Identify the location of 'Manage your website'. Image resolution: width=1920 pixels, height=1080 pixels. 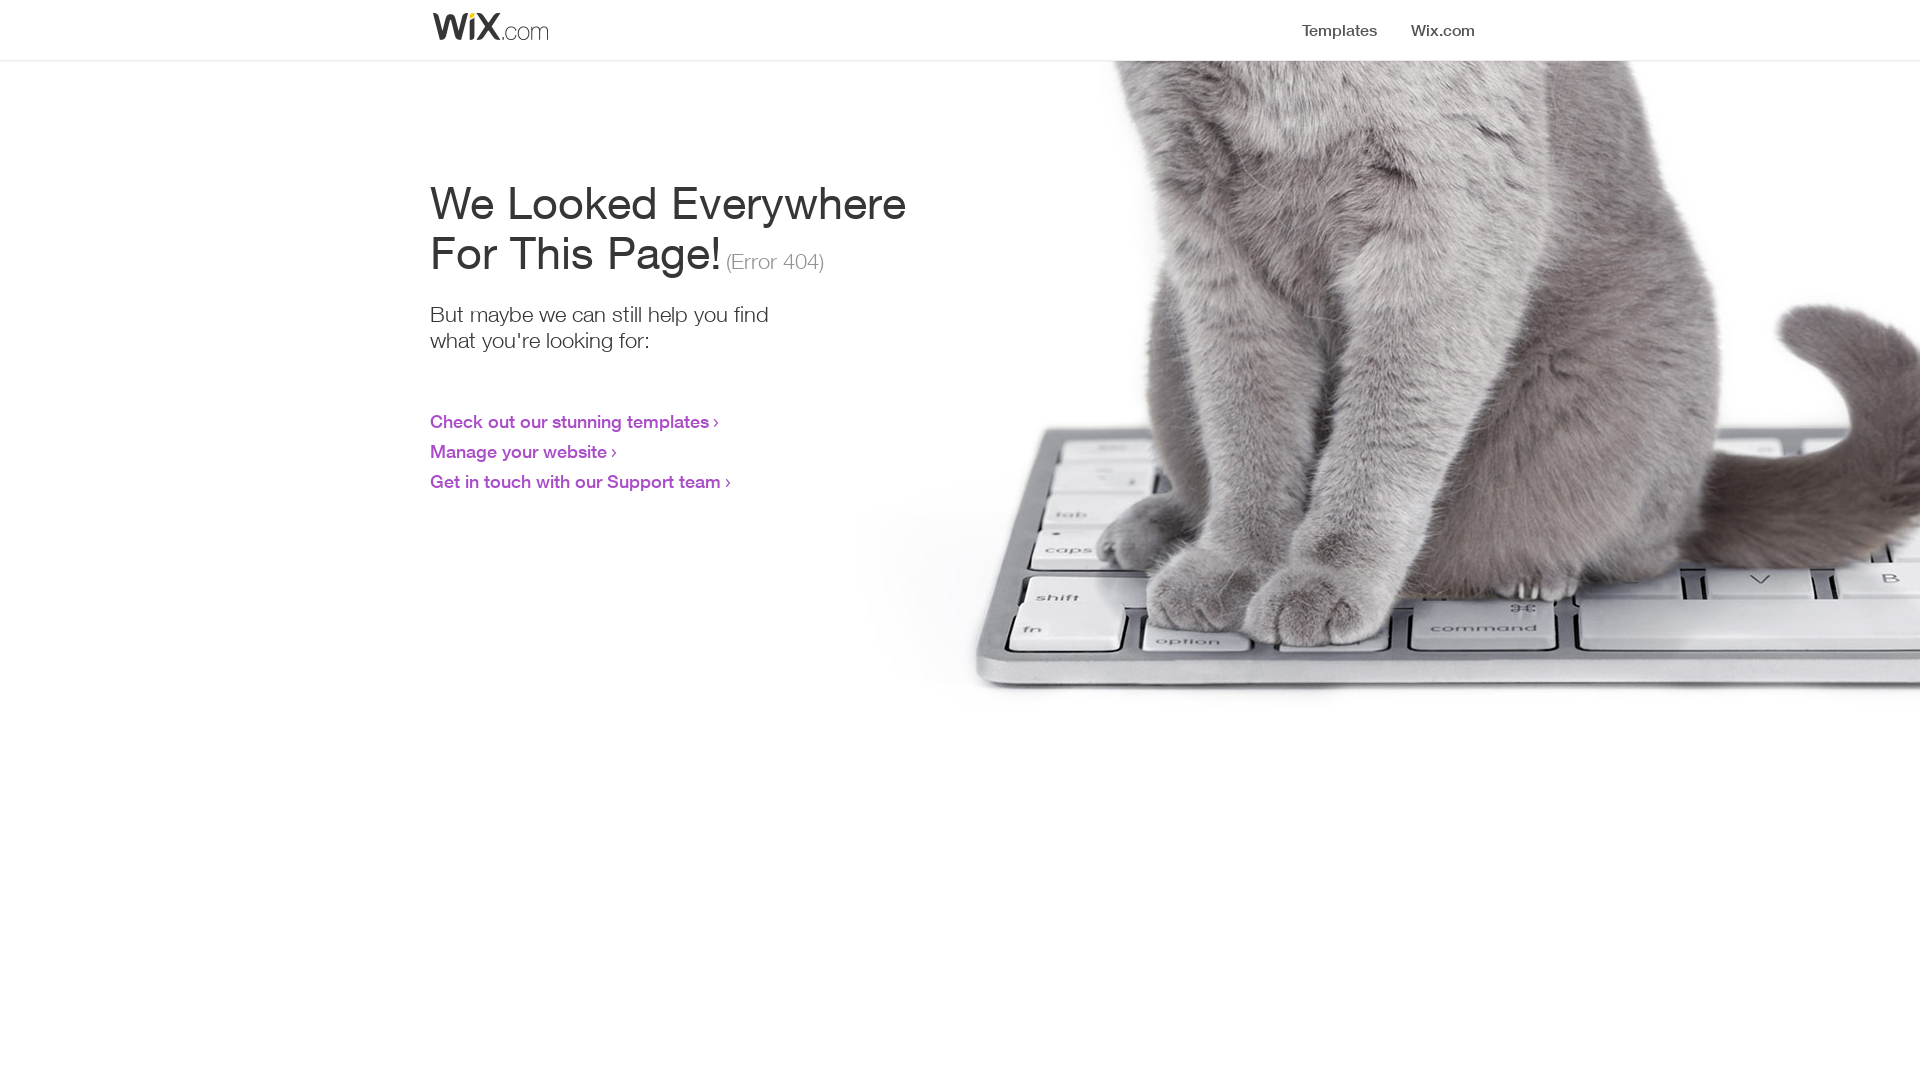
(518, 451).